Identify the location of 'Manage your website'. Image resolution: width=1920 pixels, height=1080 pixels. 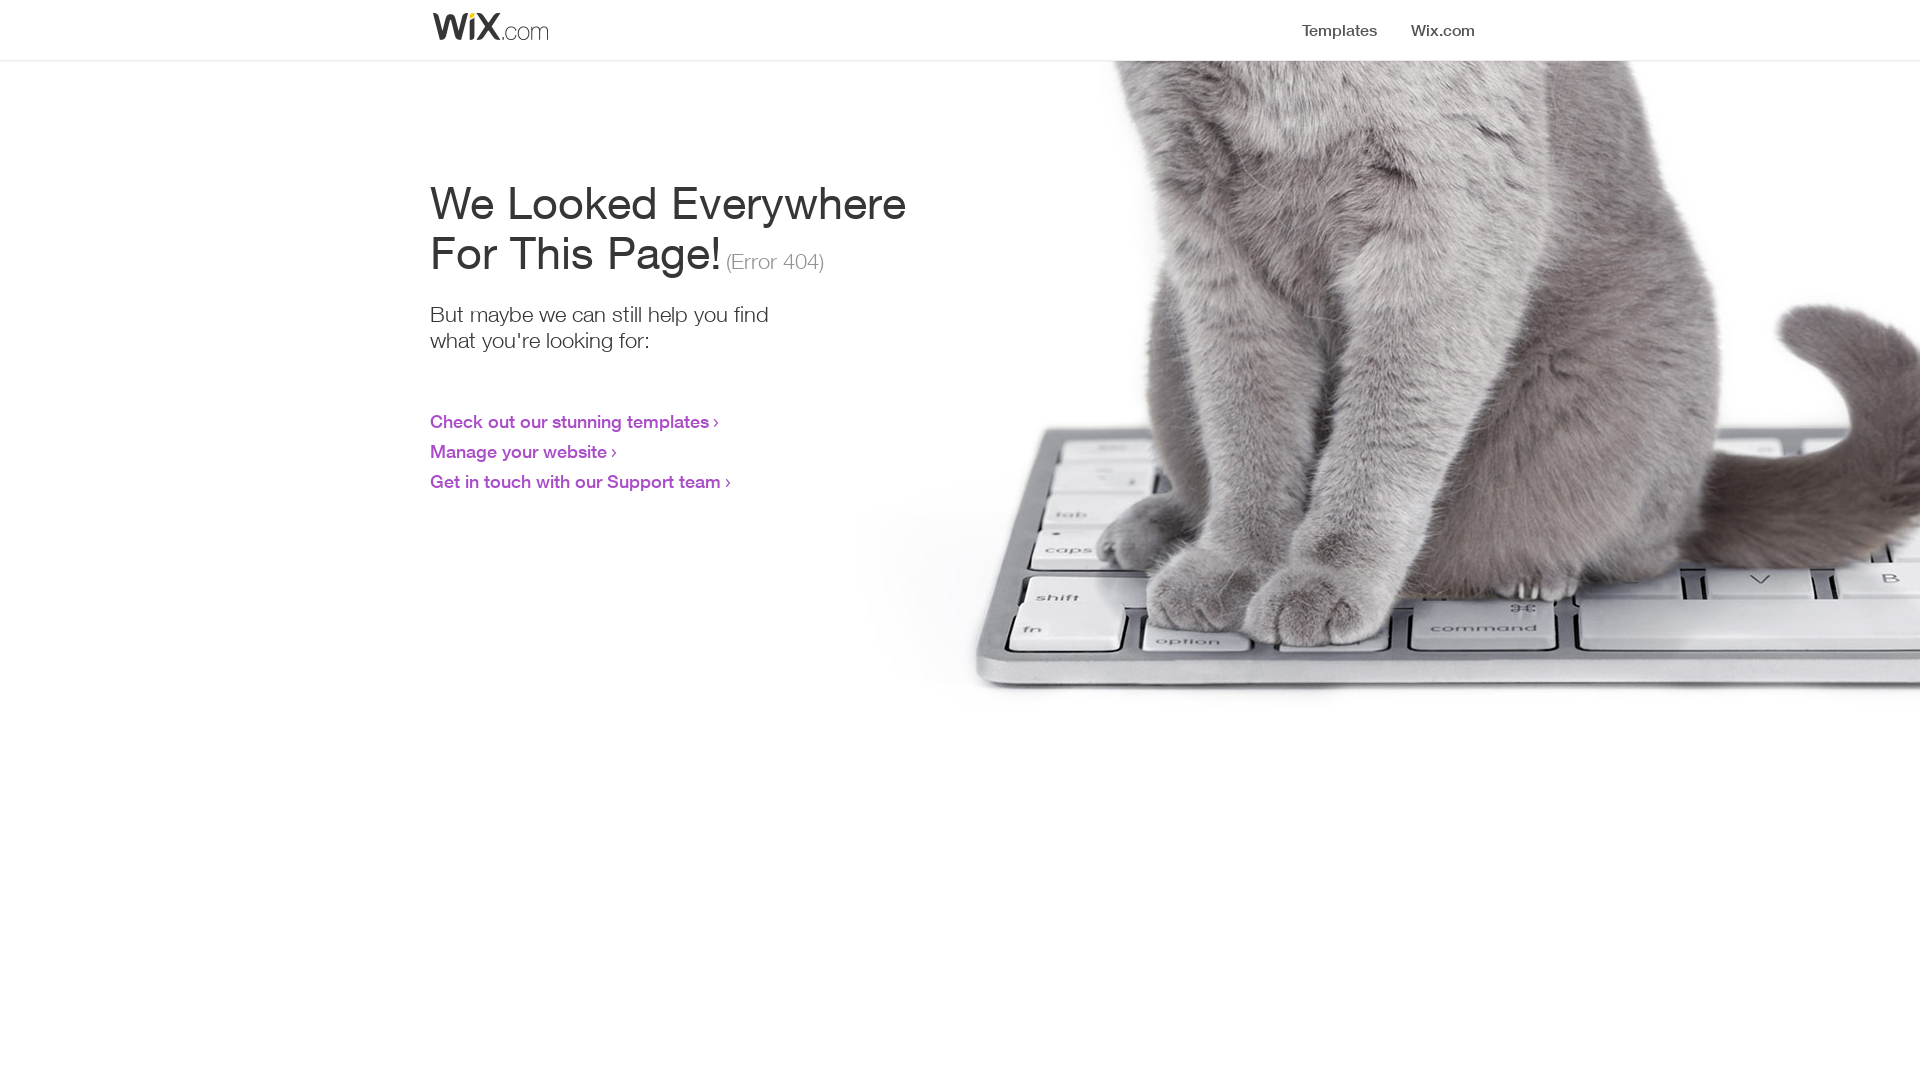
(518, 451).